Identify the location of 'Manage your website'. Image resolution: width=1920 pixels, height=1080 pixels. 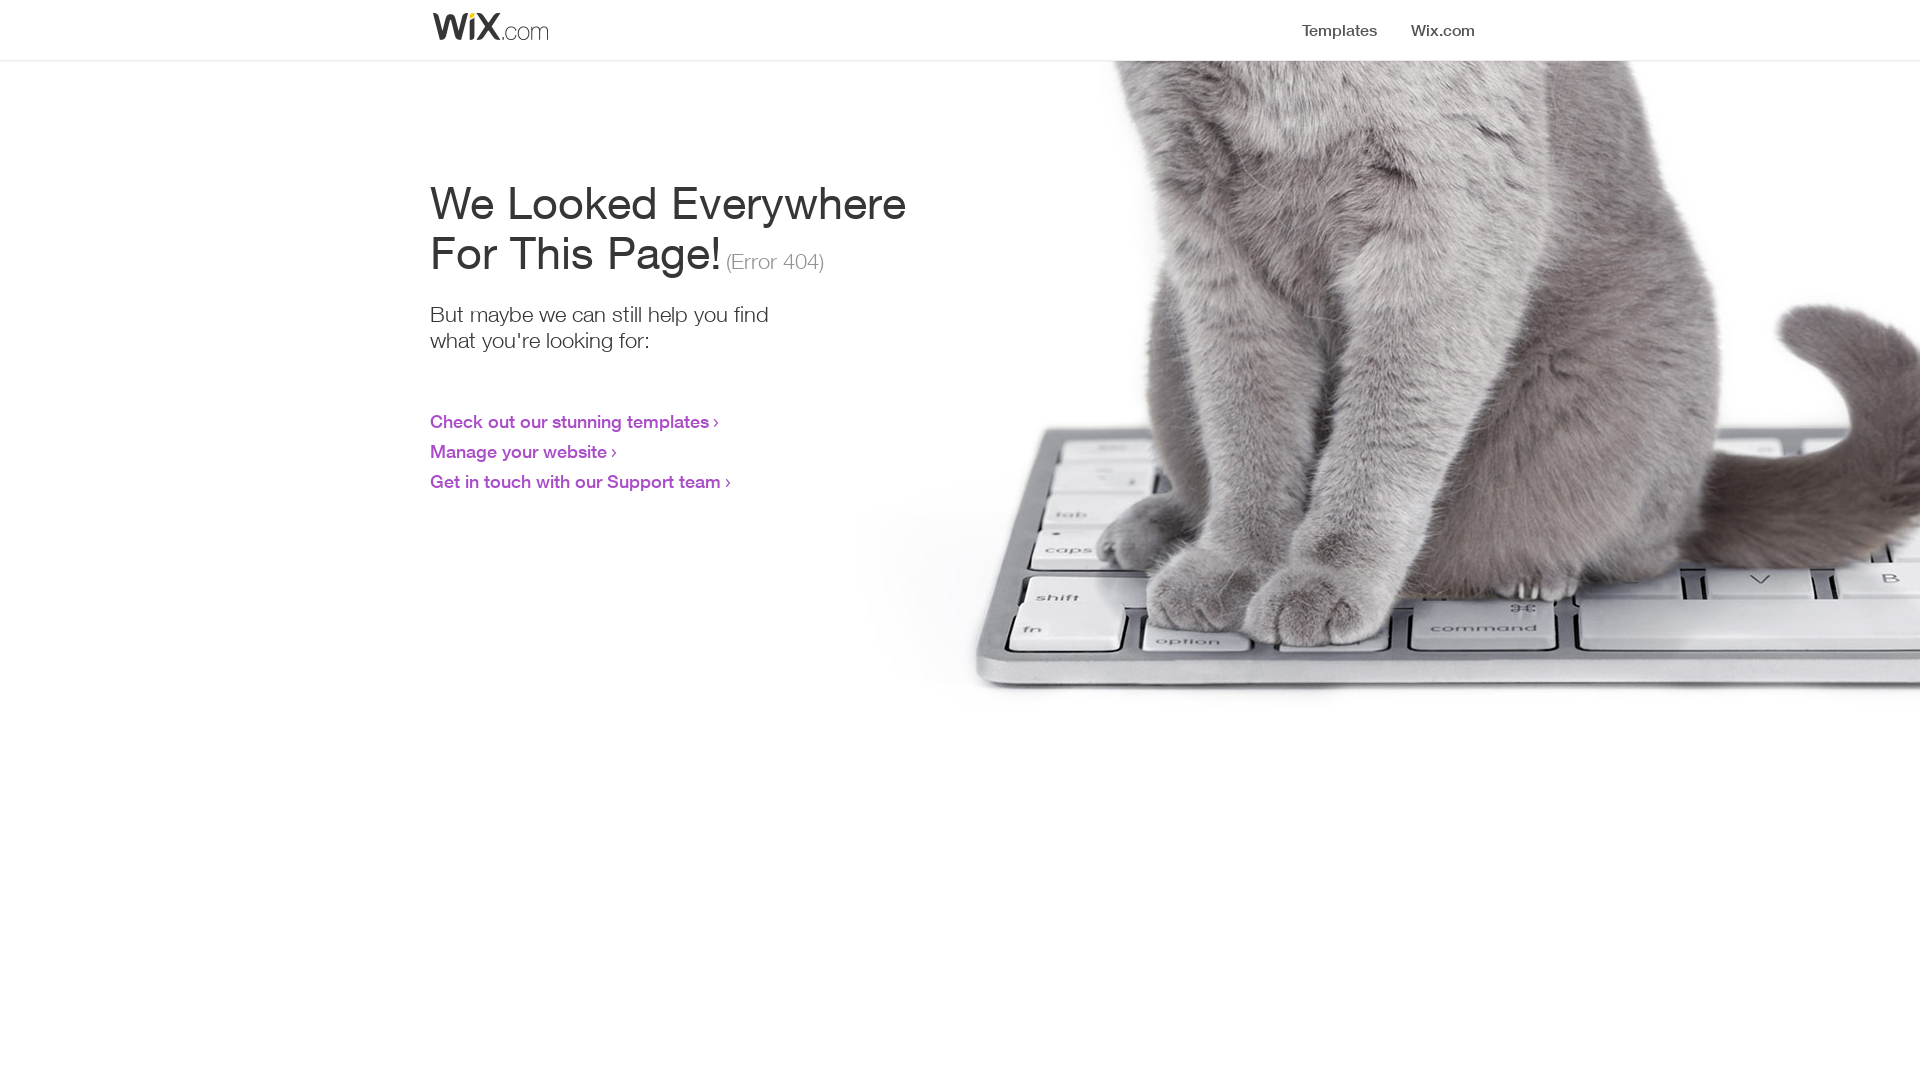
(518, 451).